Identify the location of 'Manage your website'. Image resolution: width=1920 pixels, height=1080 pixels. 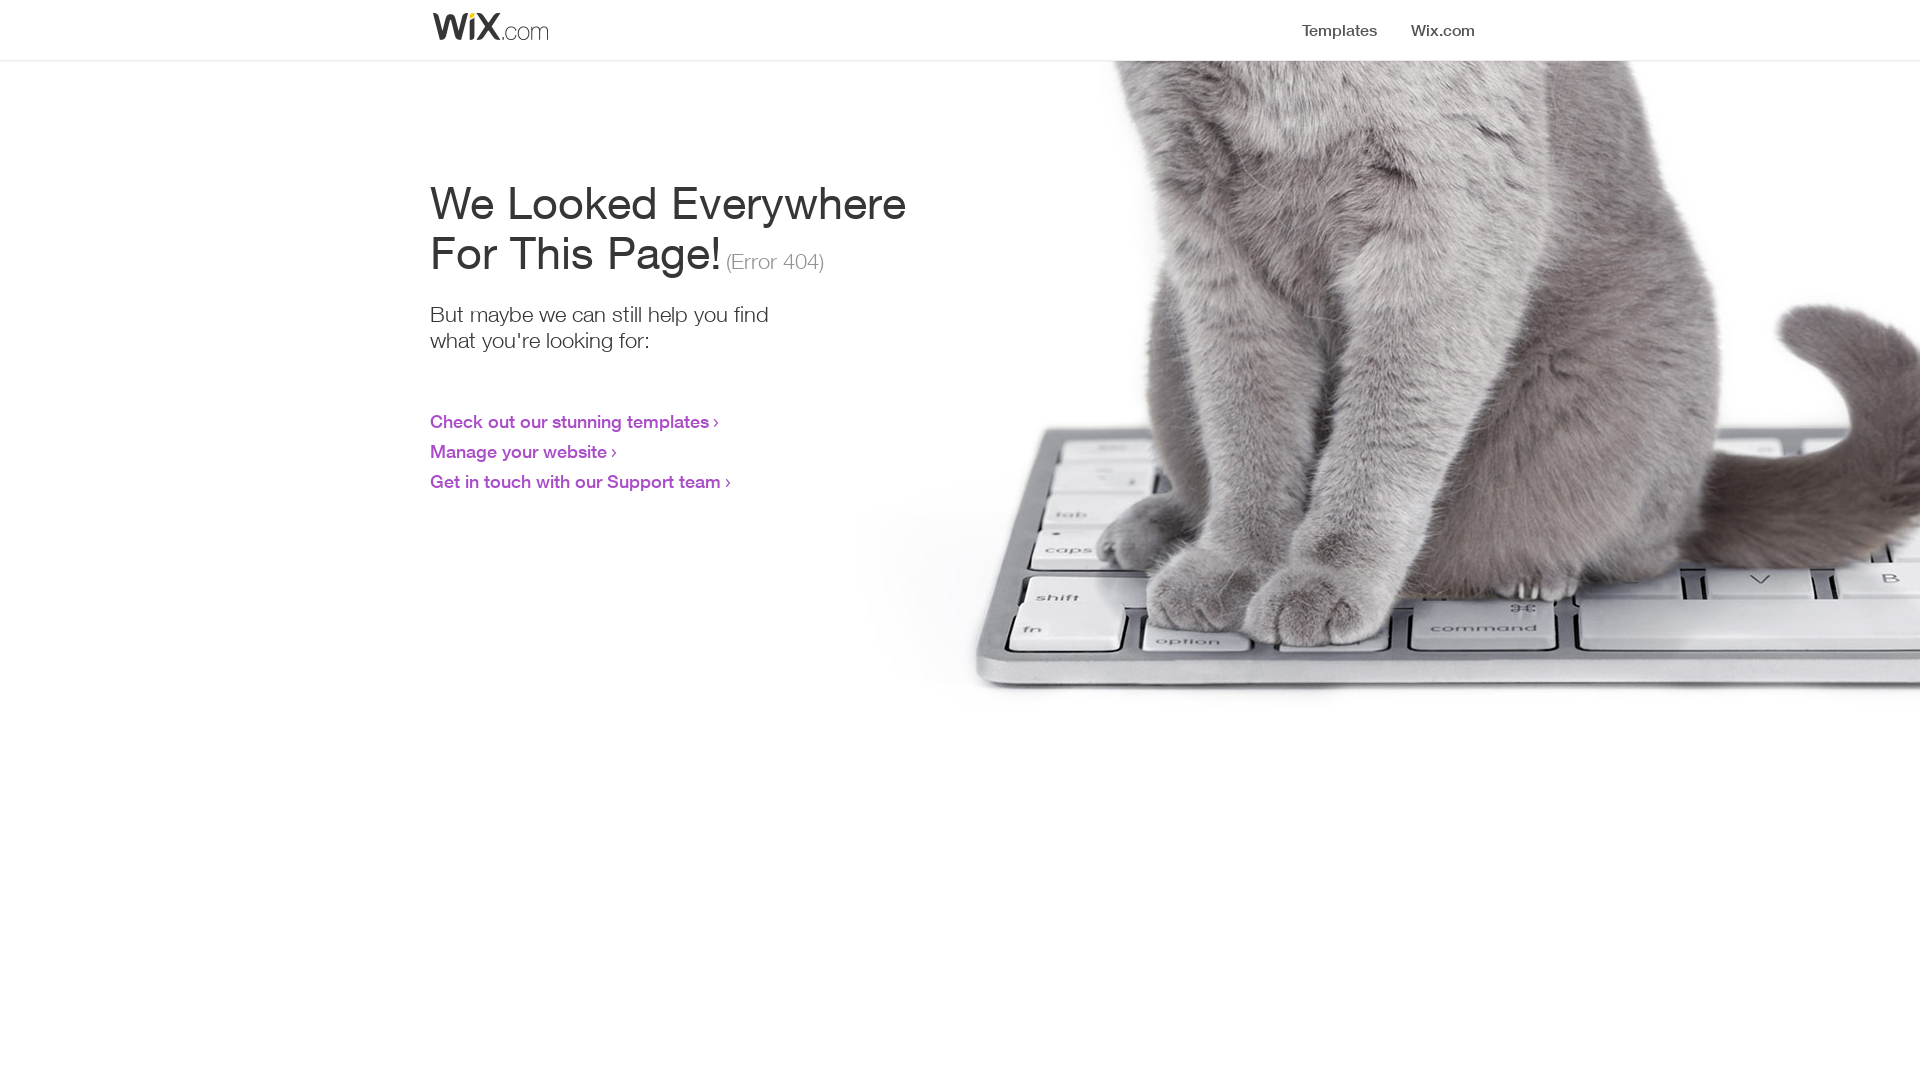
(518, 451).